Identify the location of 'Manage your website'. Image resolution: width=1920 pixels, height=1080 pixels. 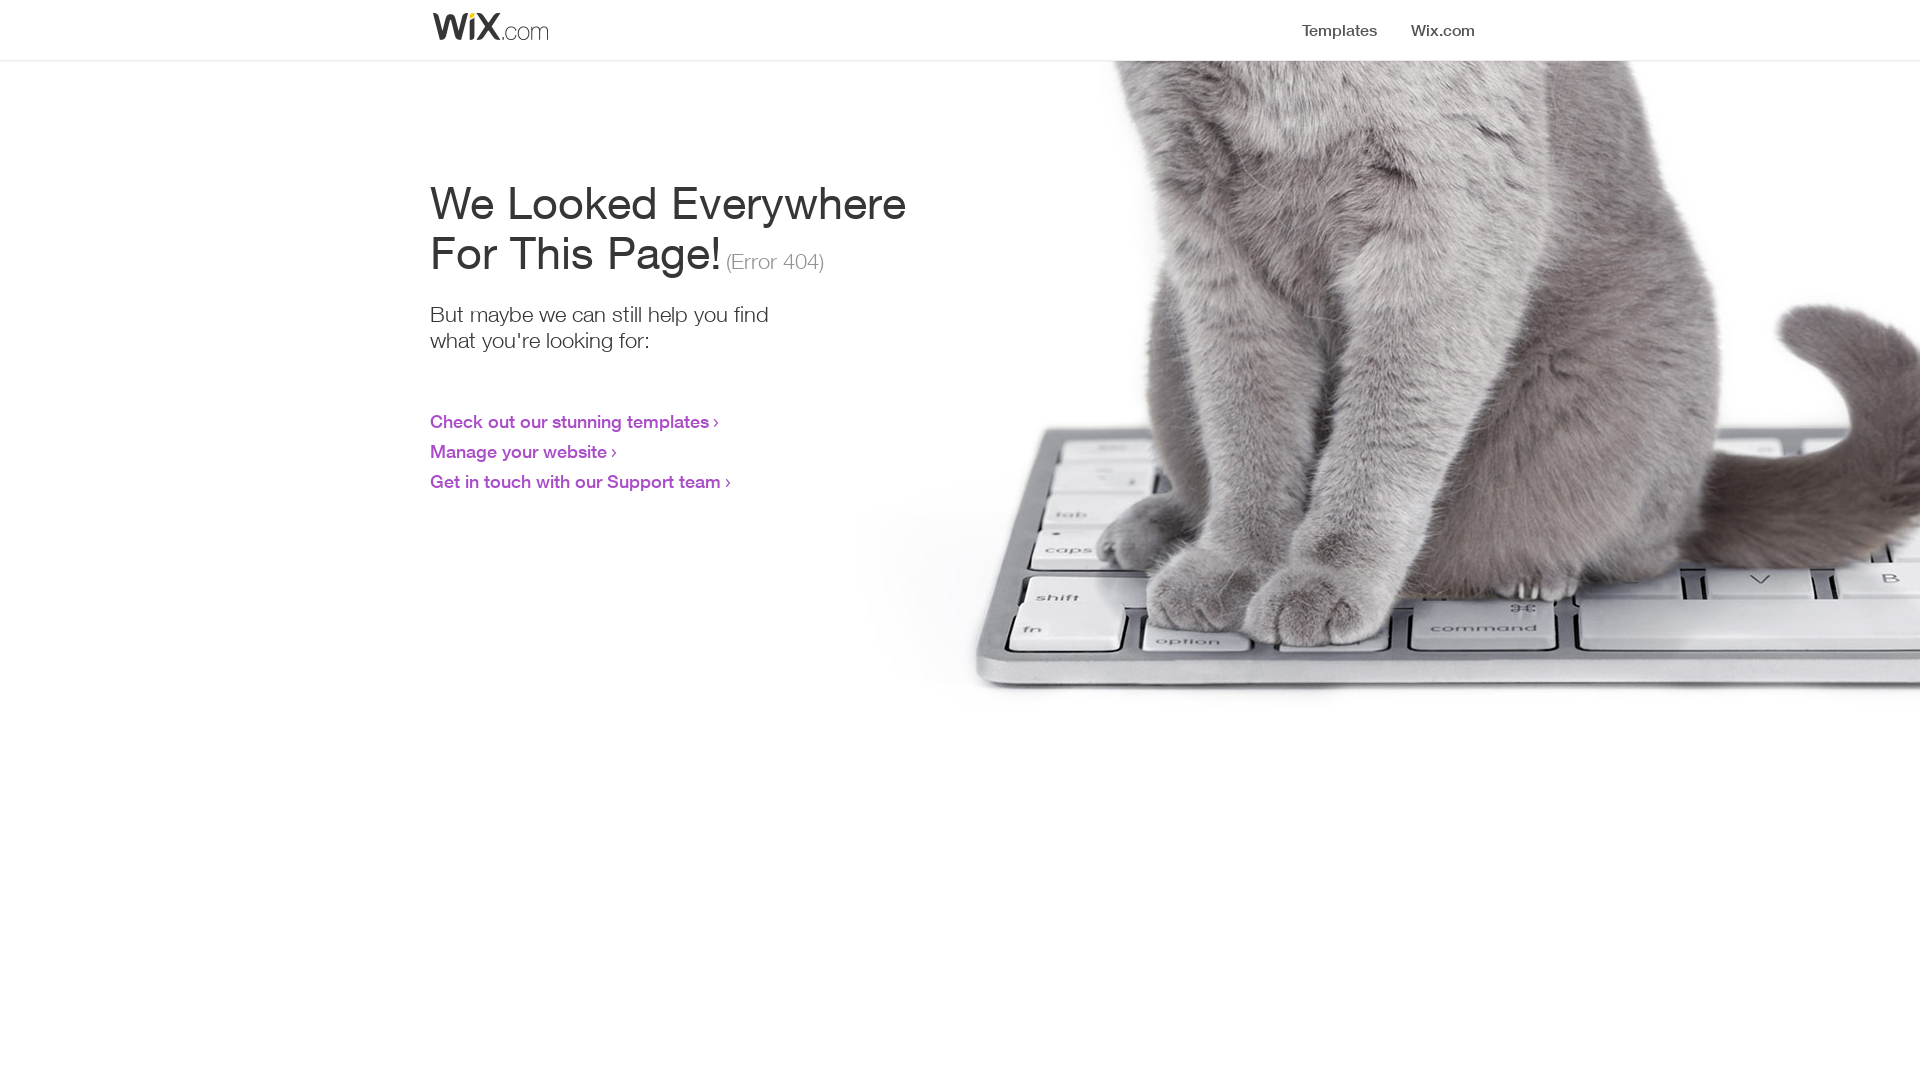
(518, 451).